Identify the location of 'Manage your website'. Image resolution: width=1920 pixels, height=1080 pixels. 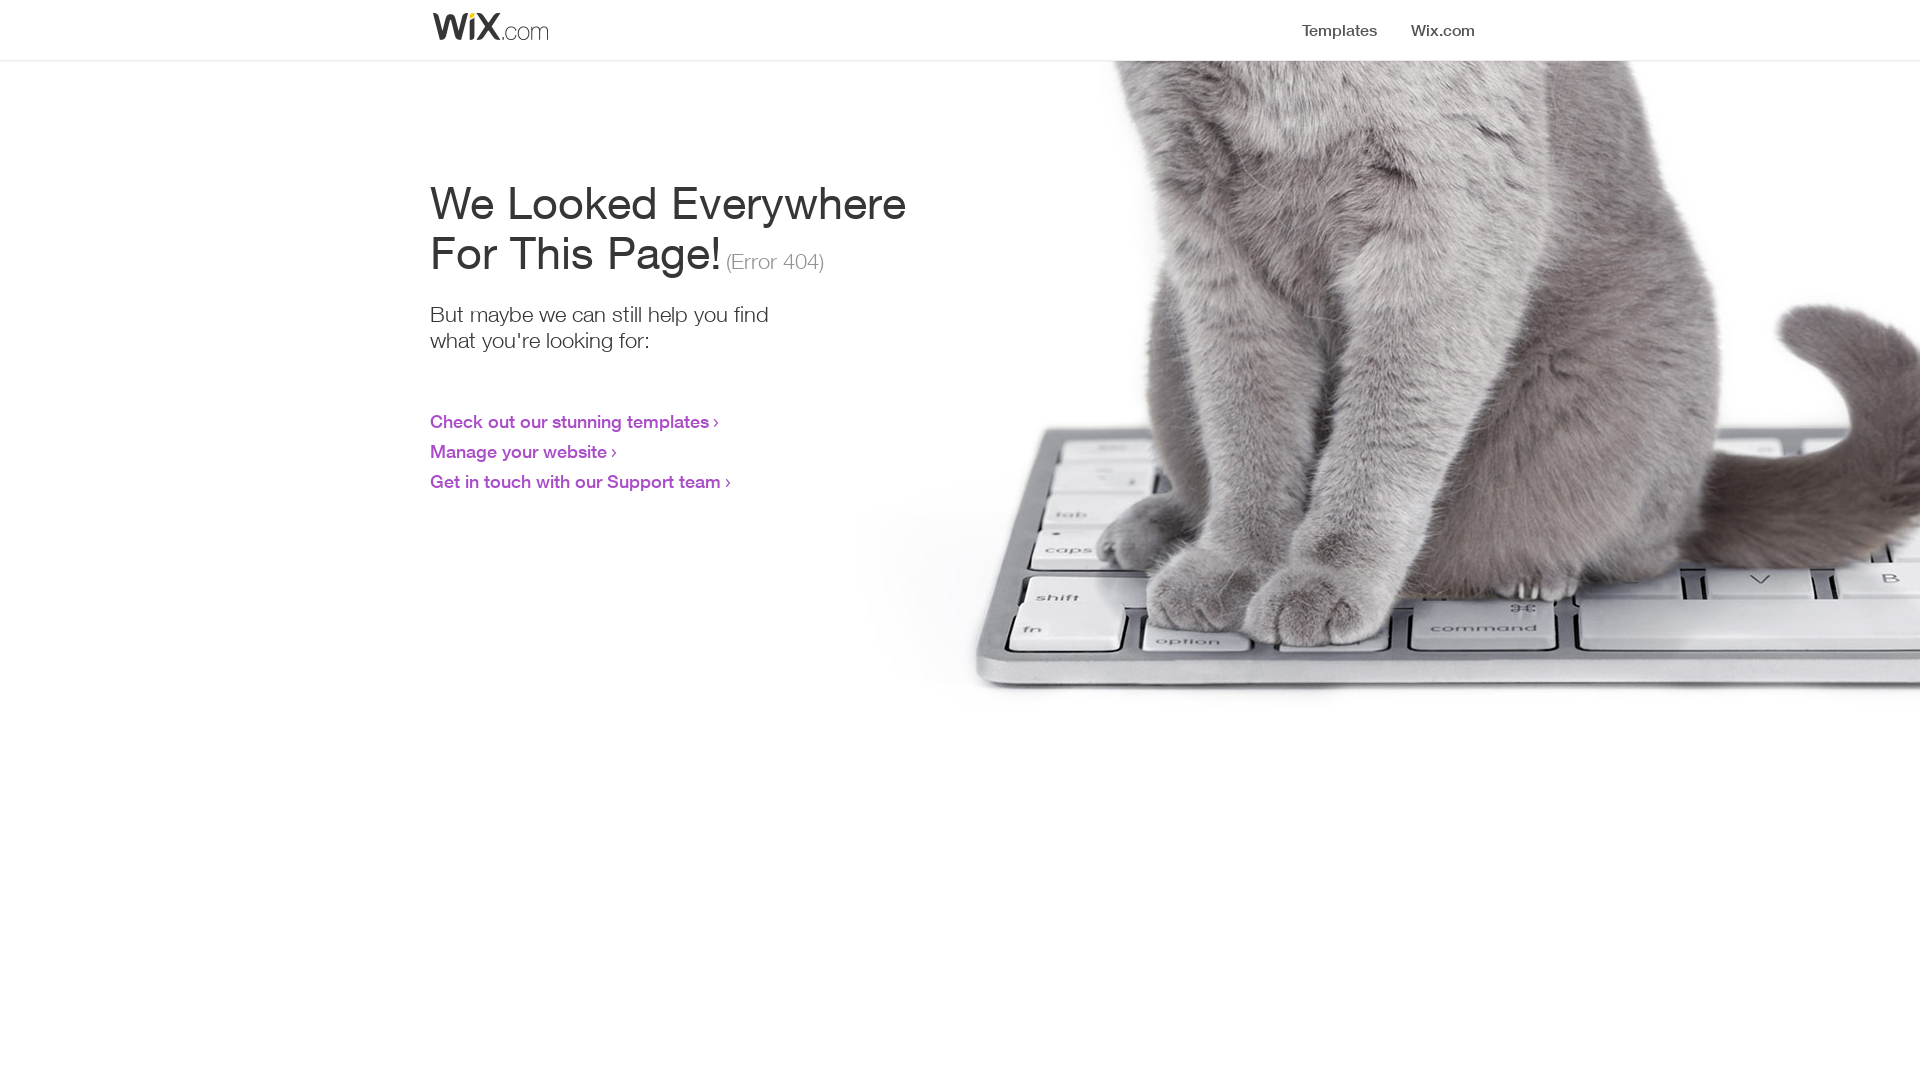
(518, 451).